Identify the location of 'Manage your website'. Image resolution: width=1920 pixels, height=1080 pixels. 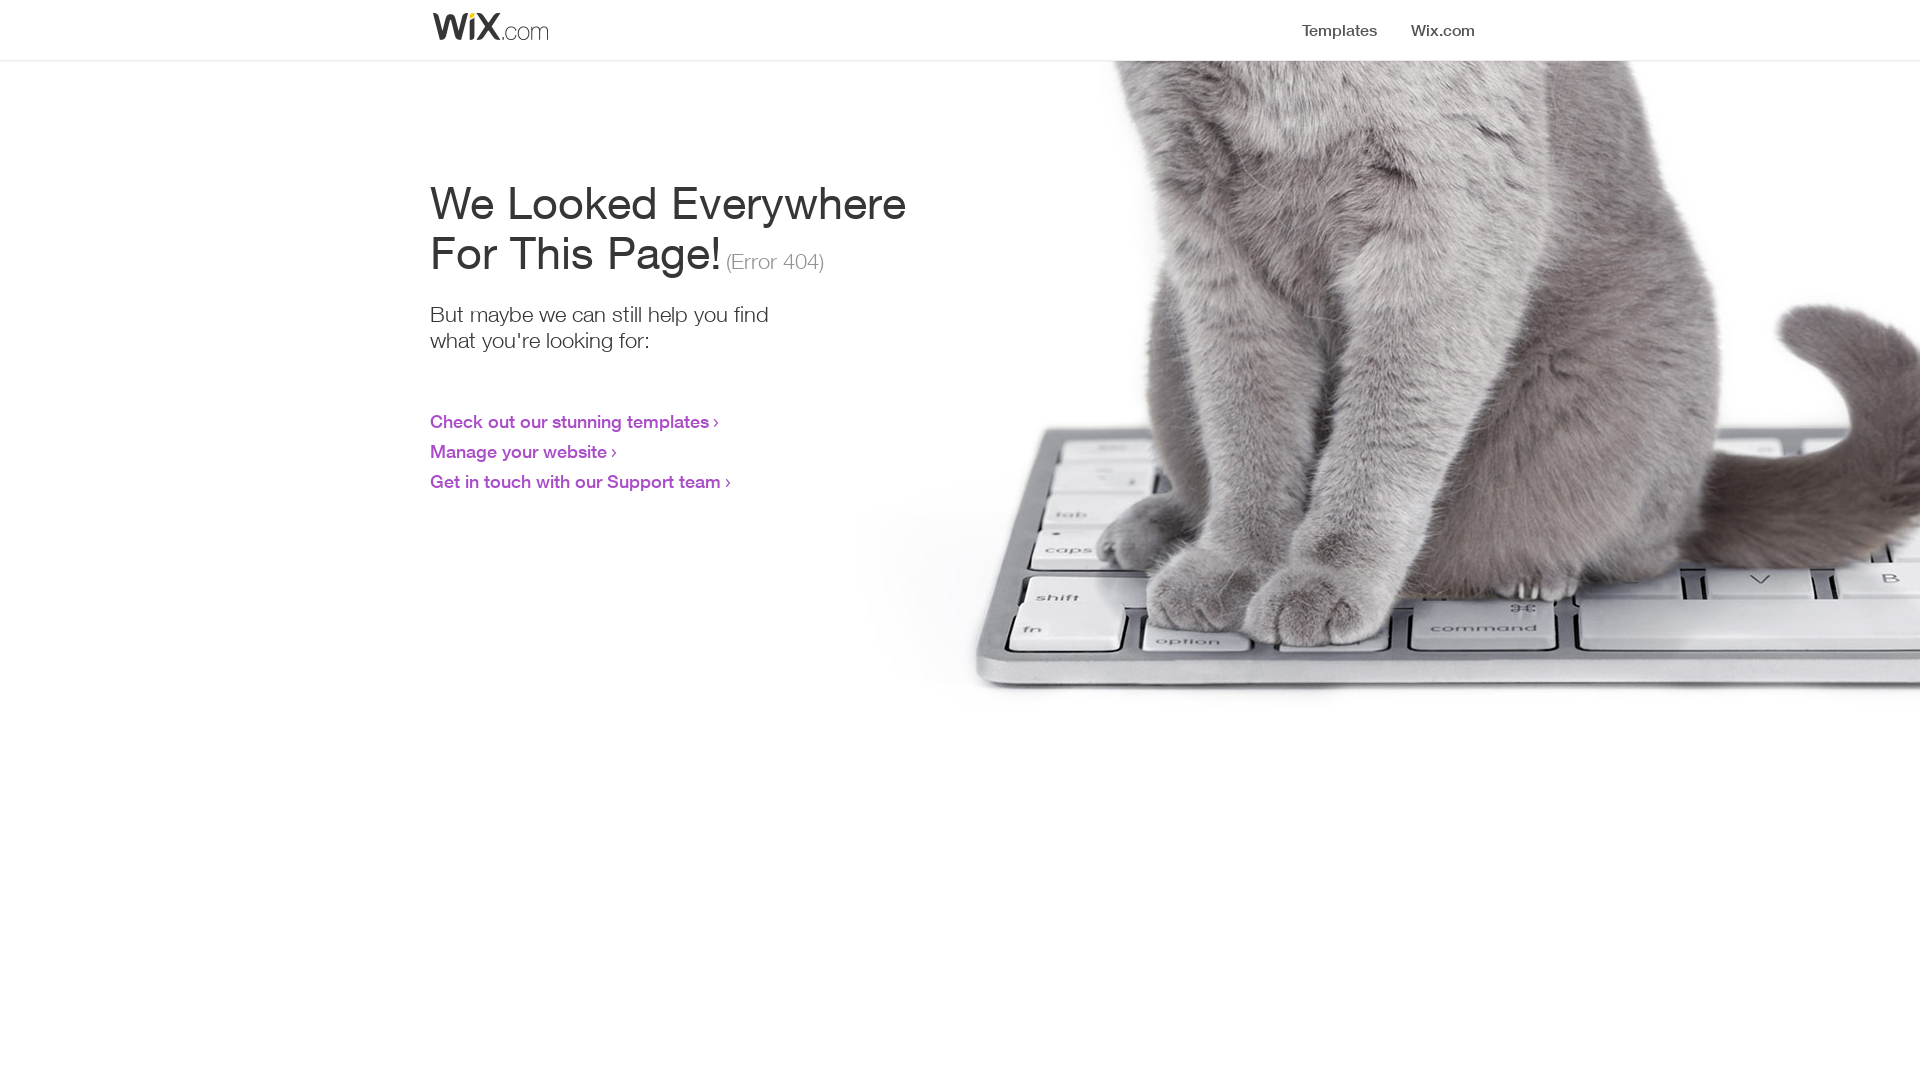
(518, 451).